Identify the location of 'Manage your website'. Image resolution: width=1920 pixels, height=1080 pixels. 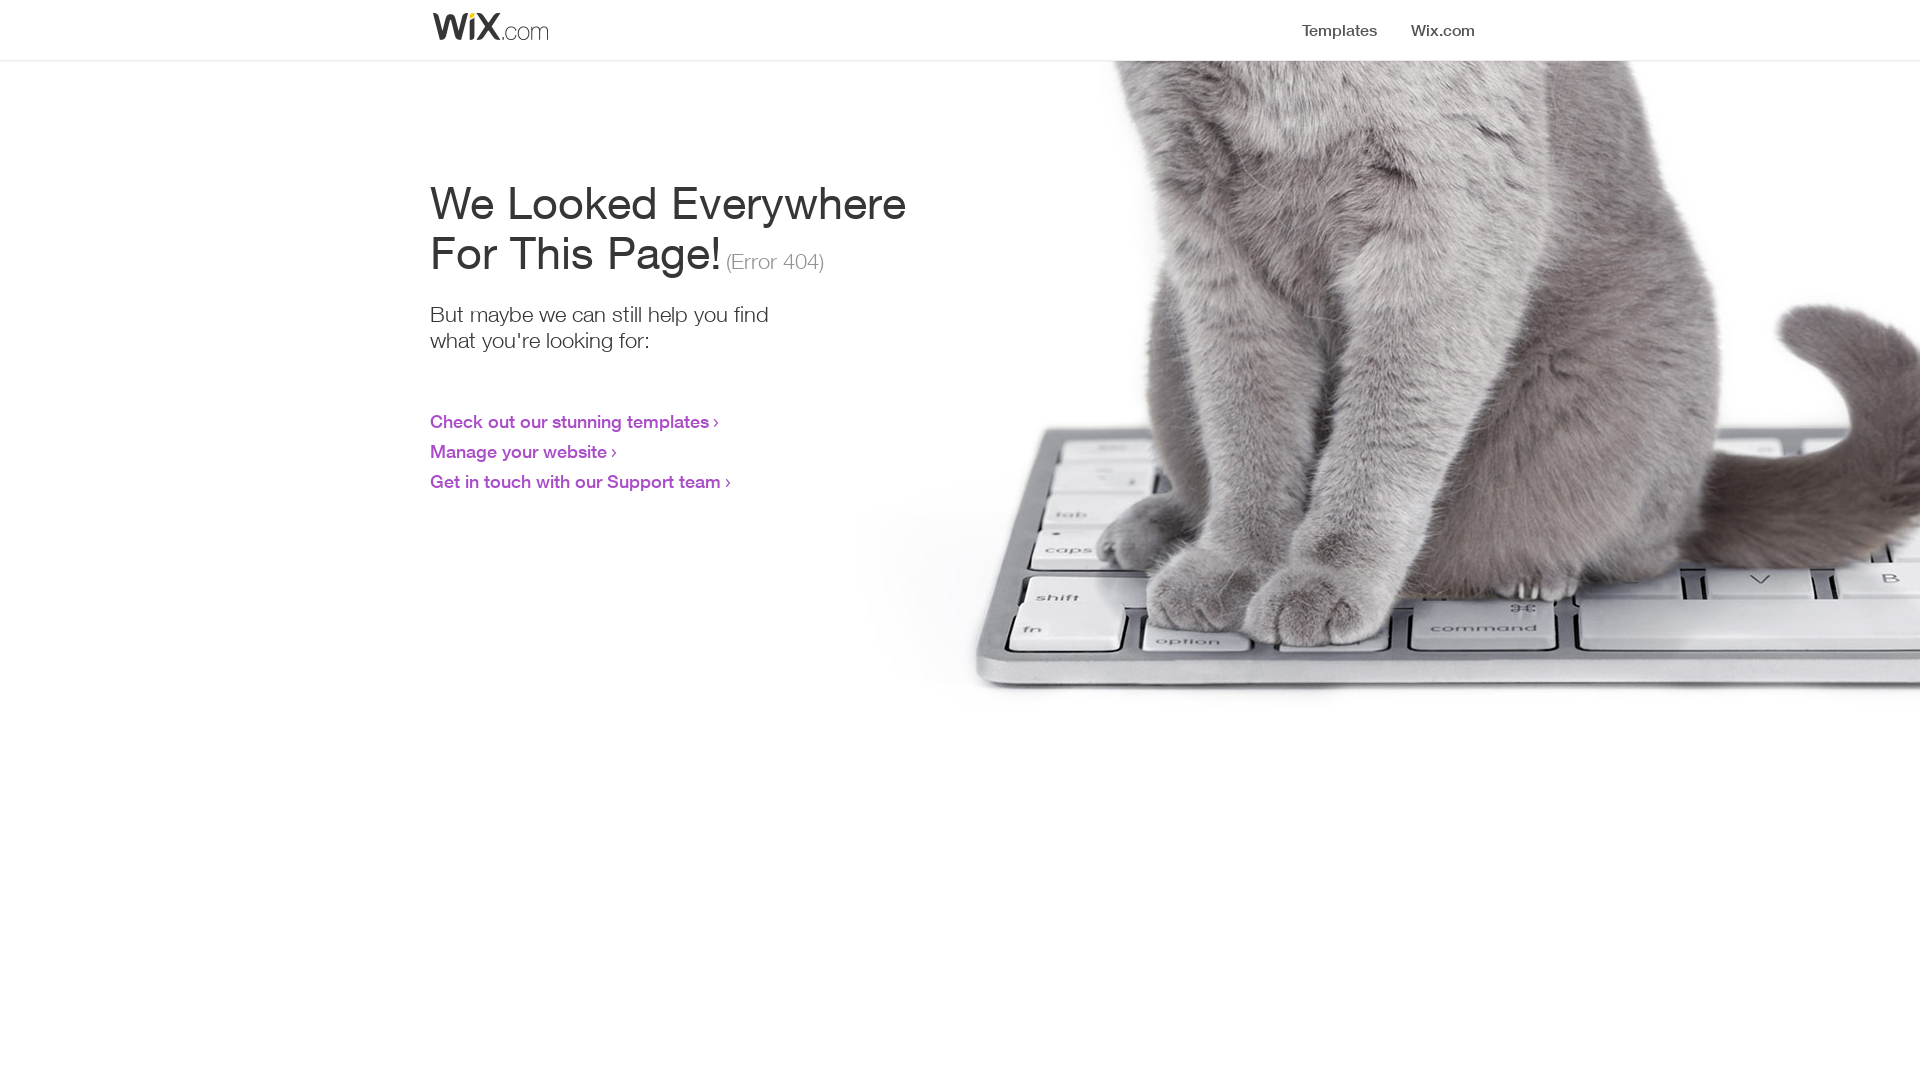
(518, 451).